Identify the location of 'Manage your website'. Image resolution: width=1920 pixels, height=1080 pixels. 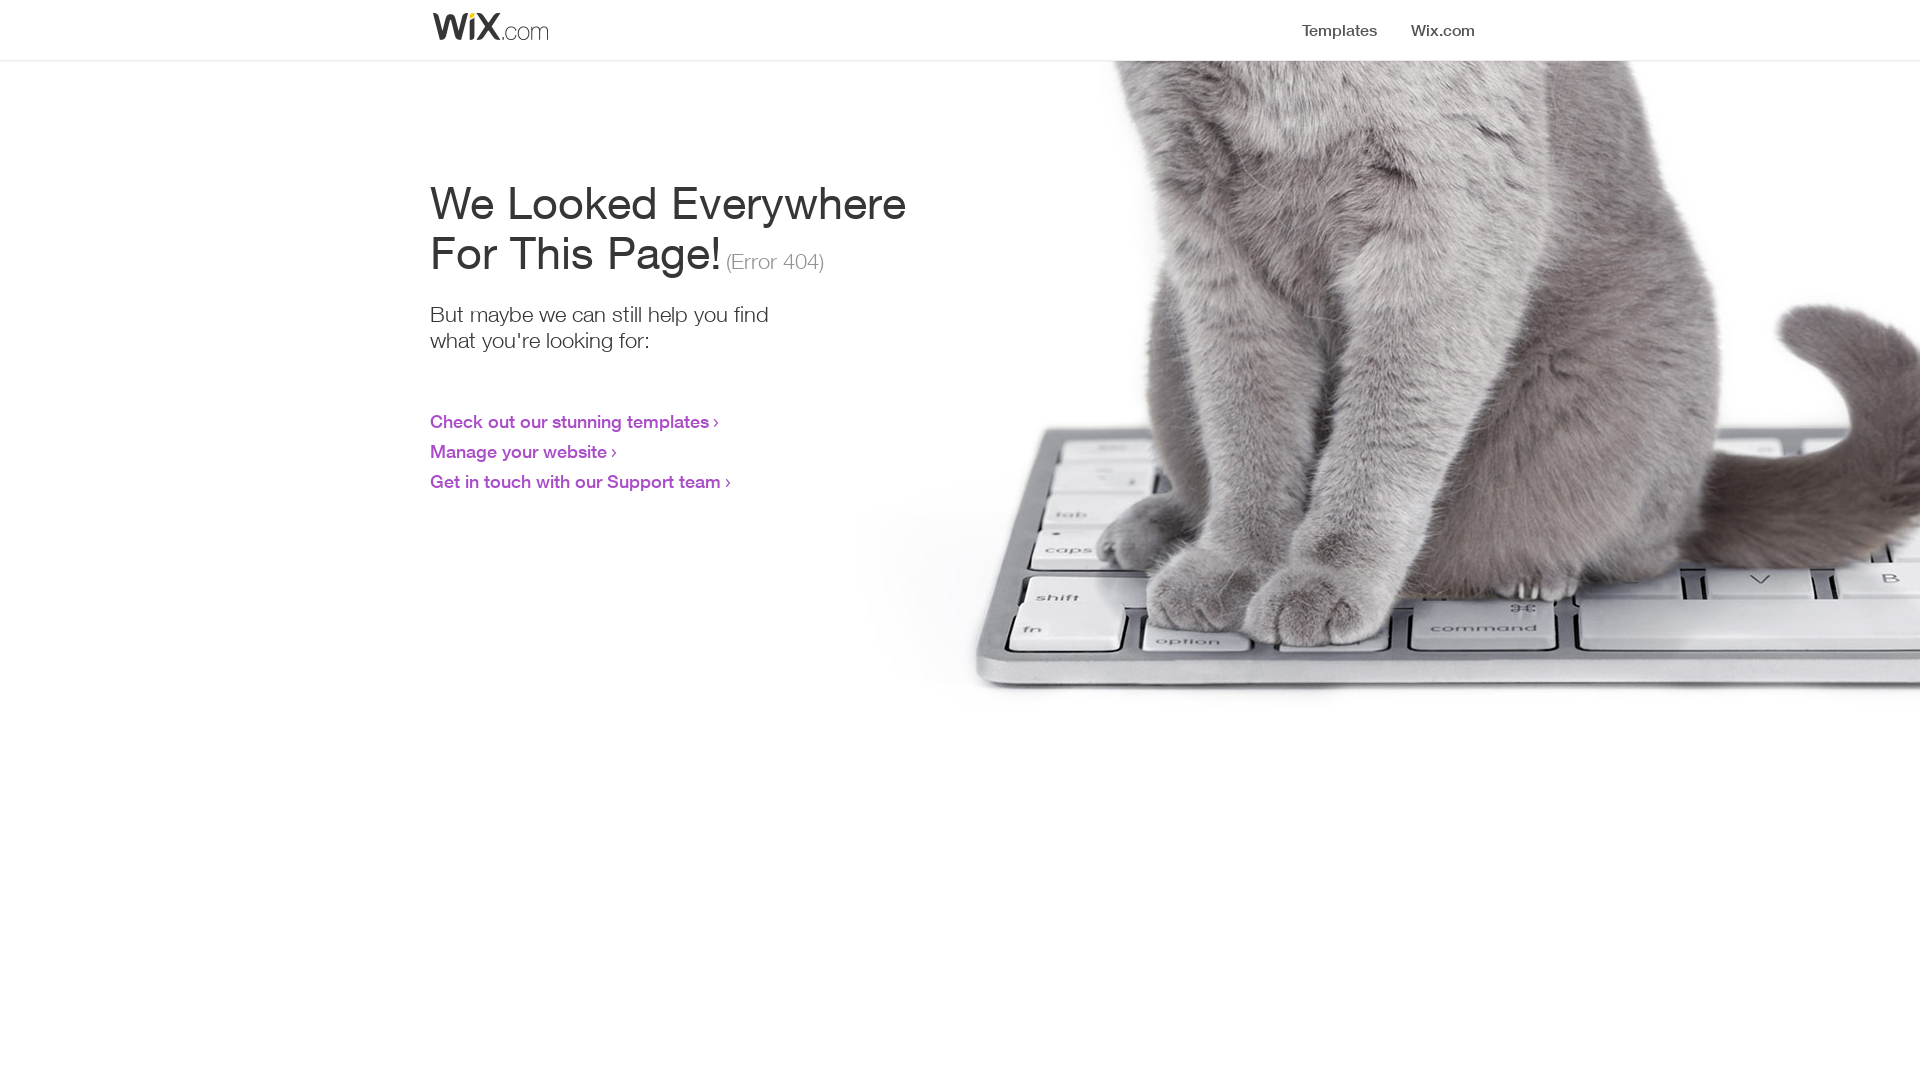
(518, 451).